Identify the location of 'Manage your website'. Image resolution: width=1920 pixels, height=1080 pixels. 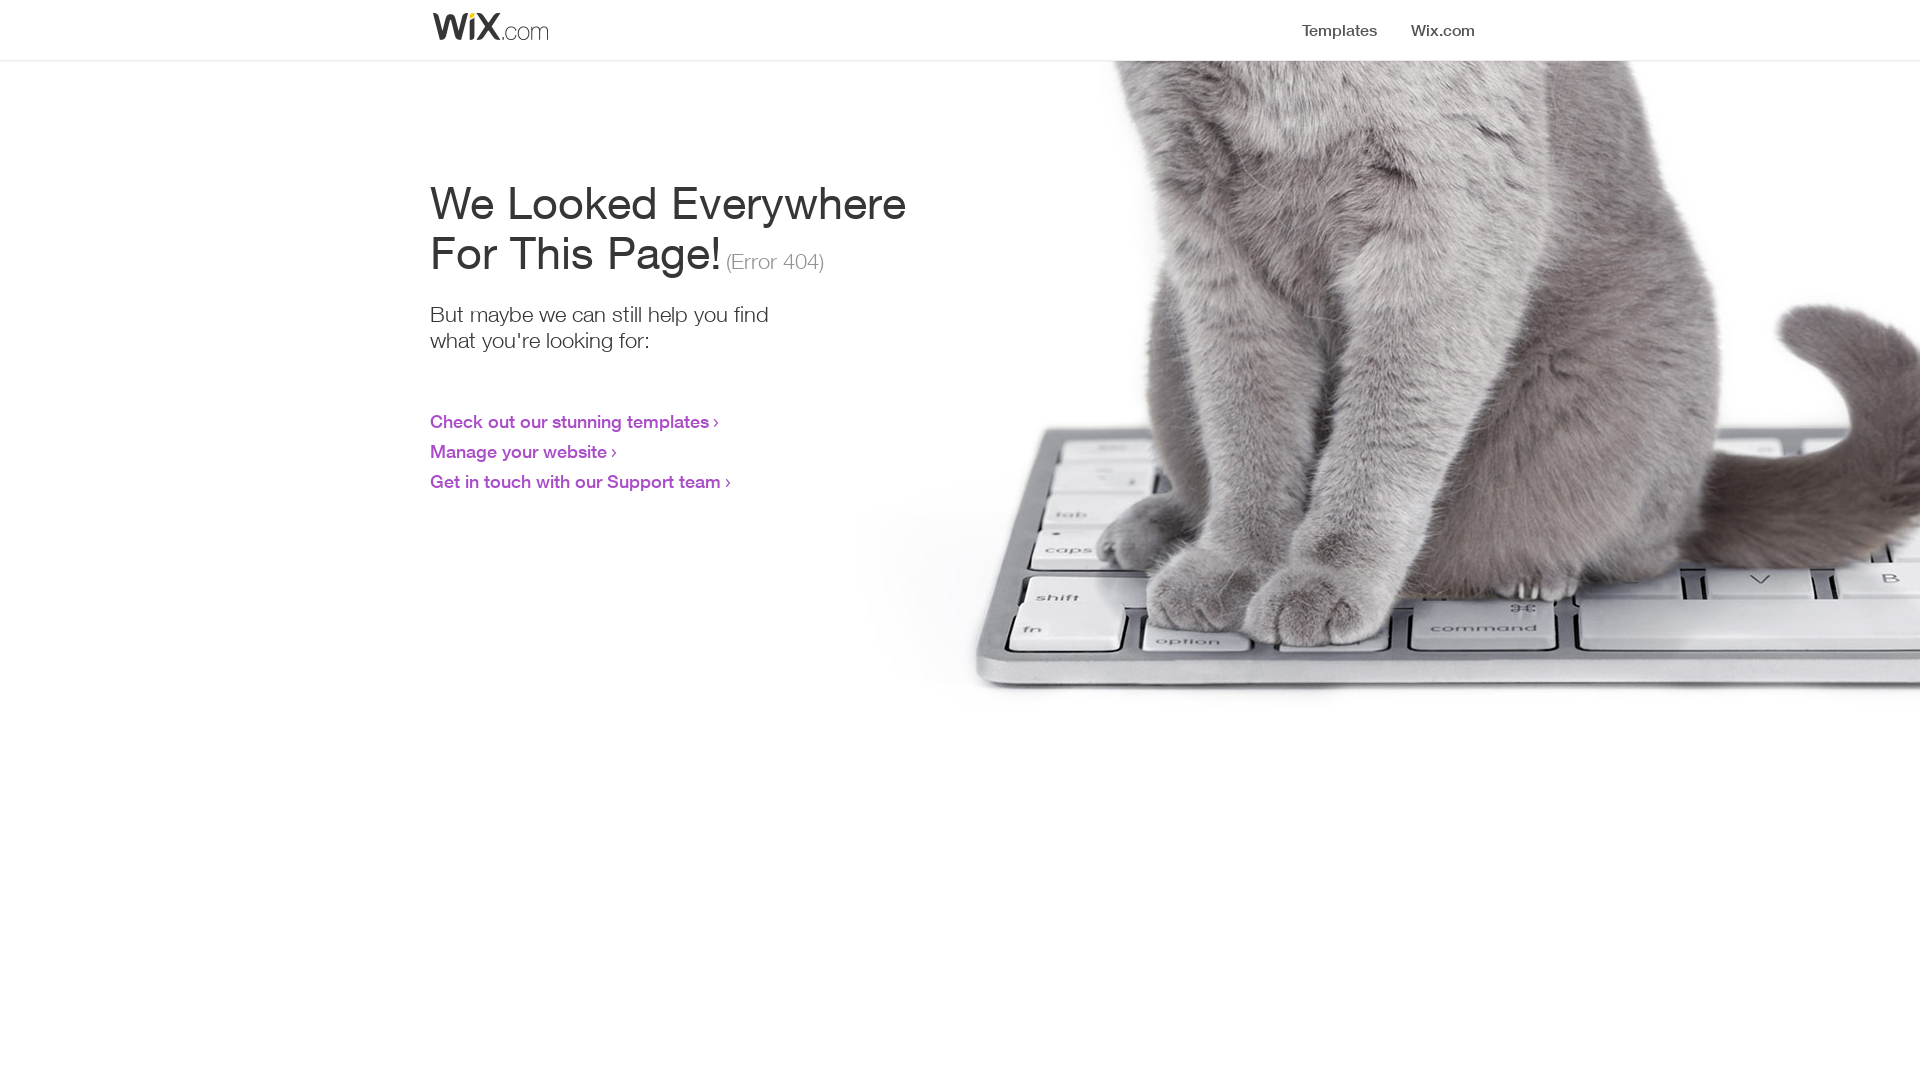
(518, 451).